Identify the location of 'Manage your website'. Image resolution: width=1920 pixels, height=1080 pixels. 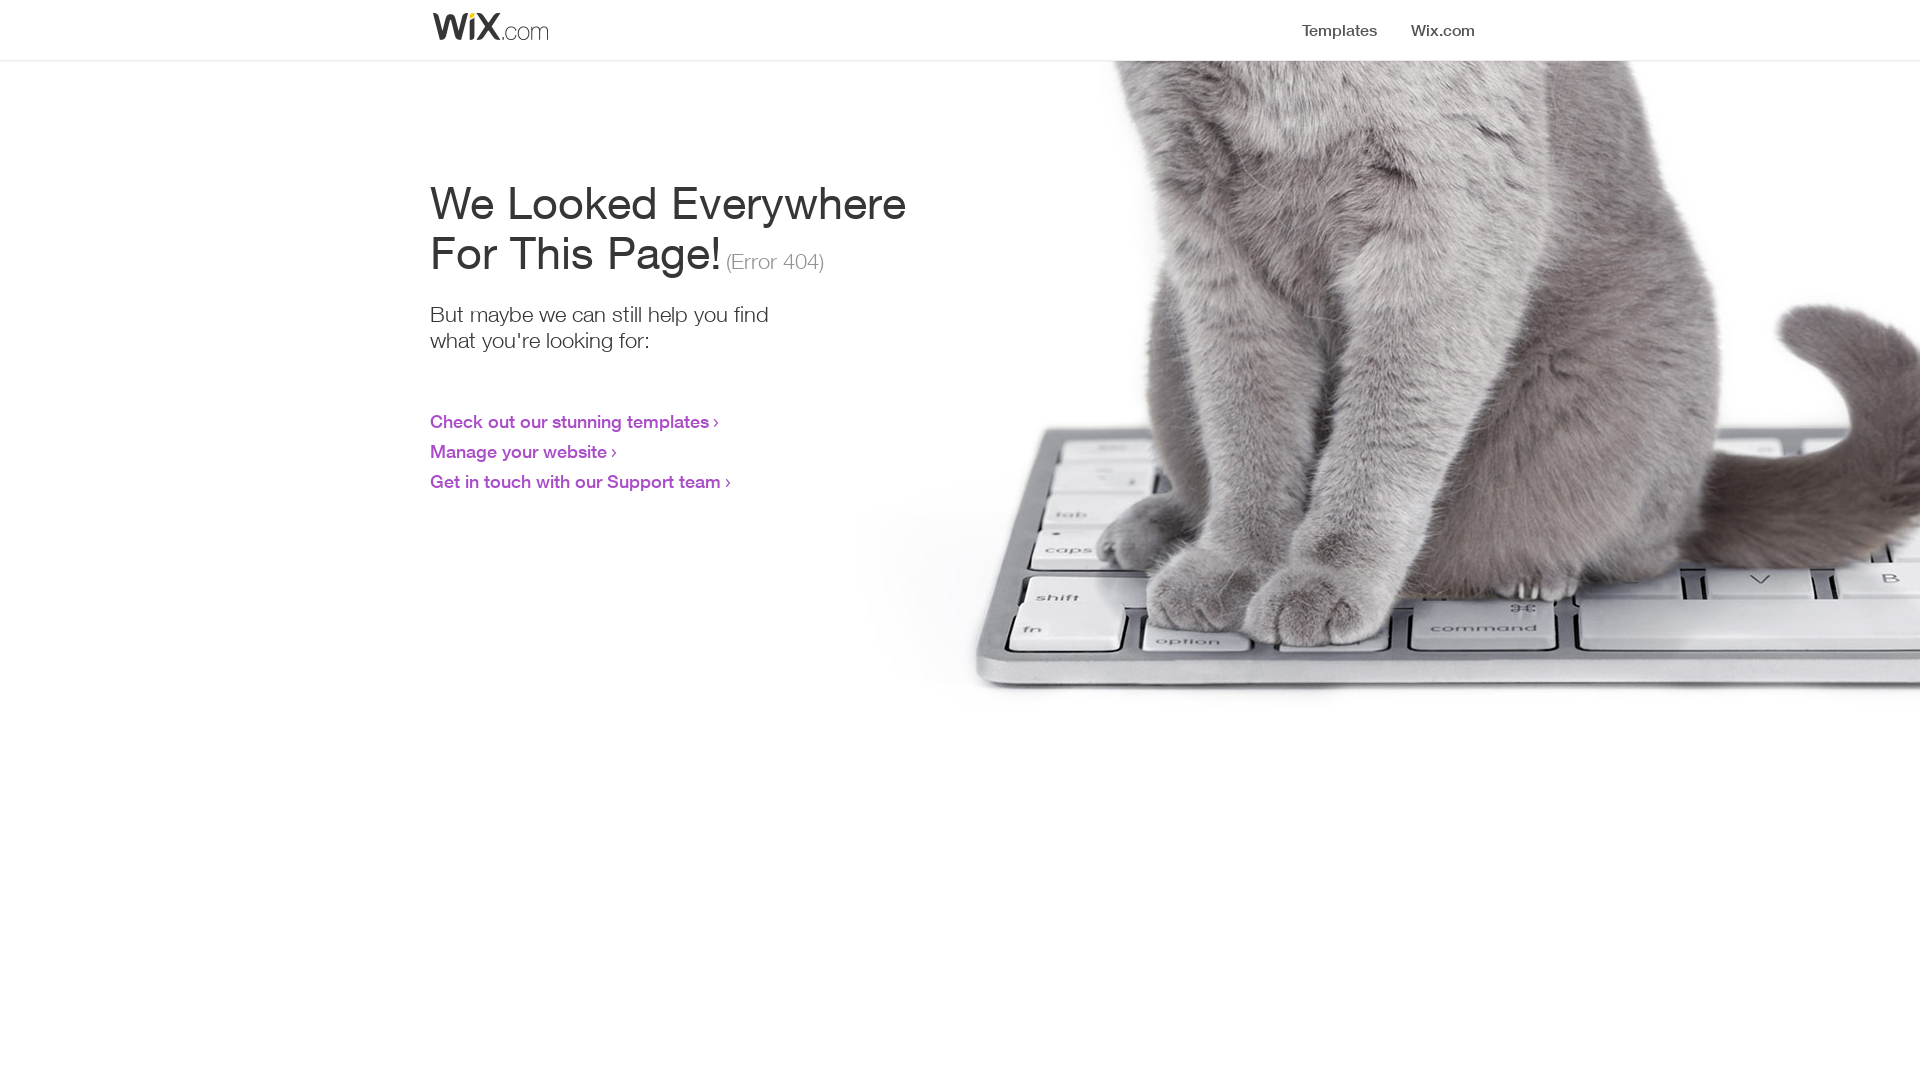
(518, 451).